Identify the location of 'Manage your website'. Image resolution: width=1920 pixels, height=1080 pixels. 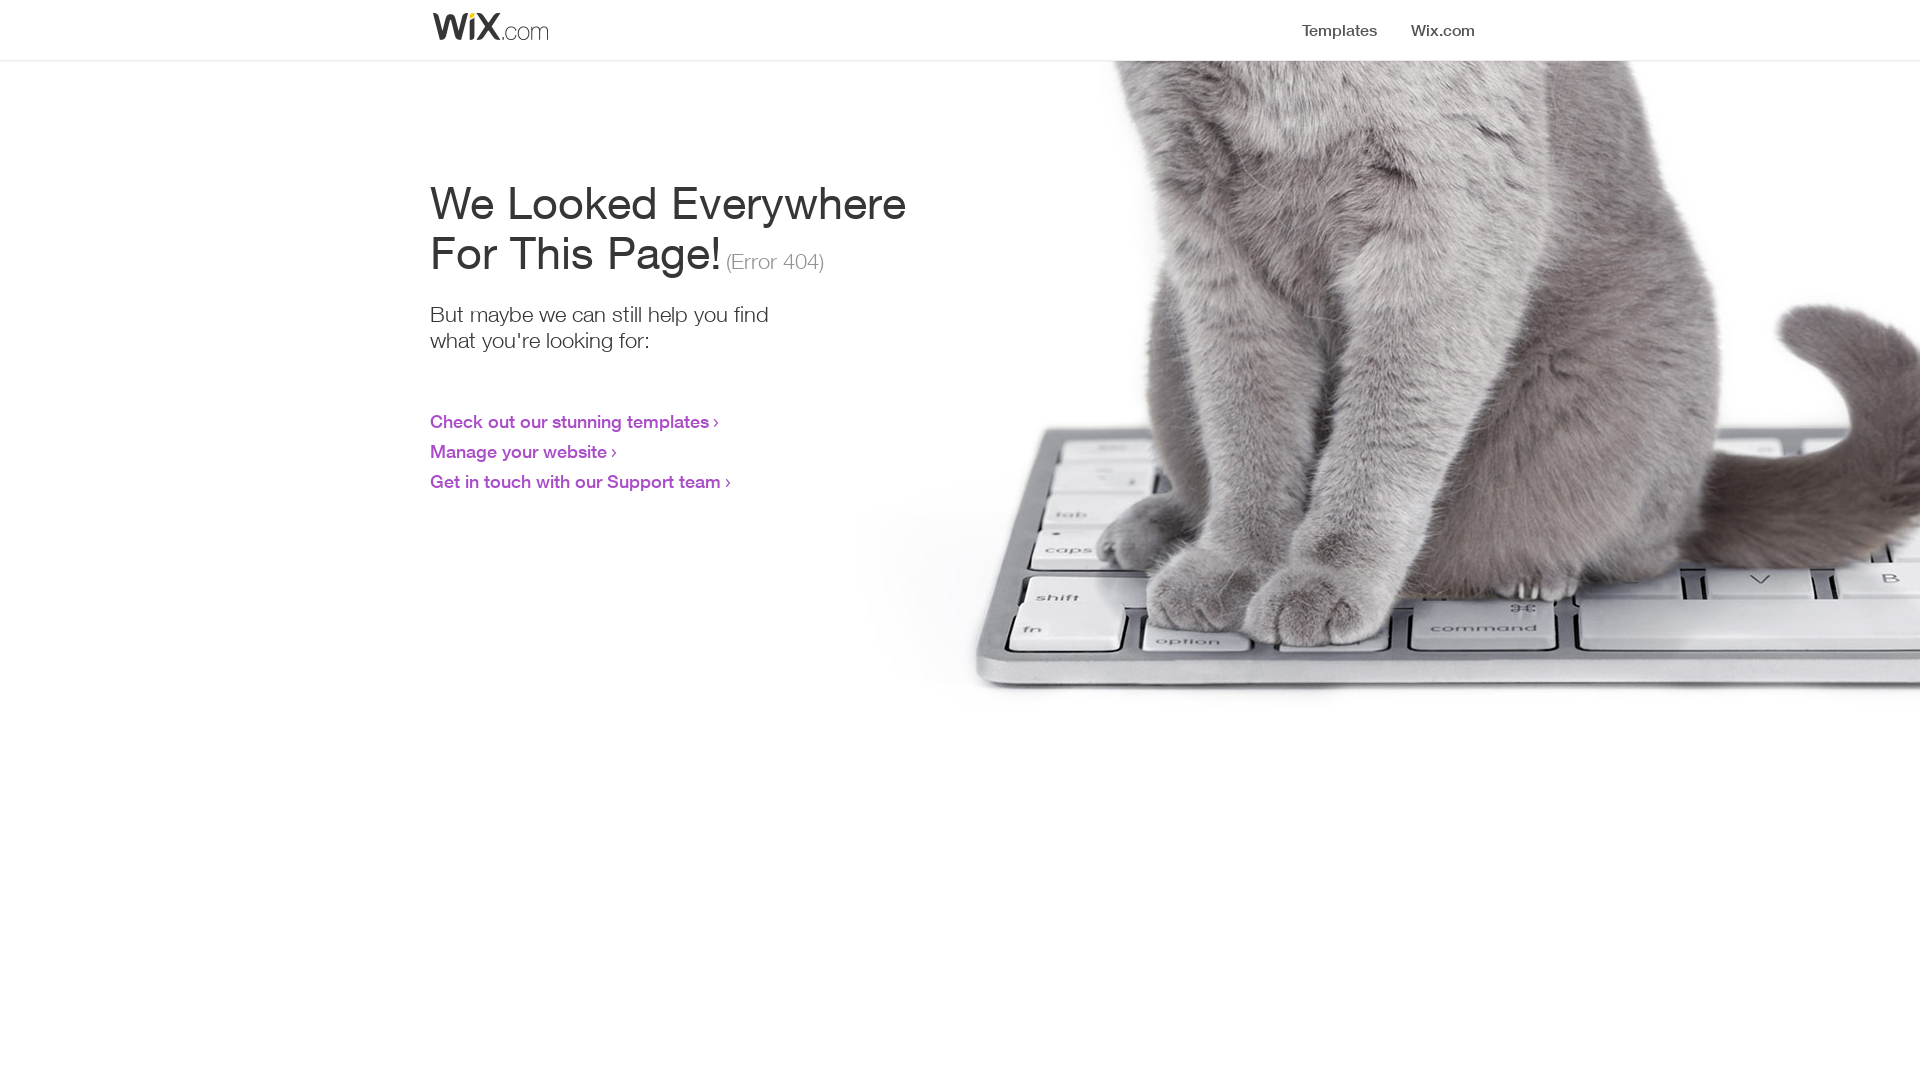
(518, 451).